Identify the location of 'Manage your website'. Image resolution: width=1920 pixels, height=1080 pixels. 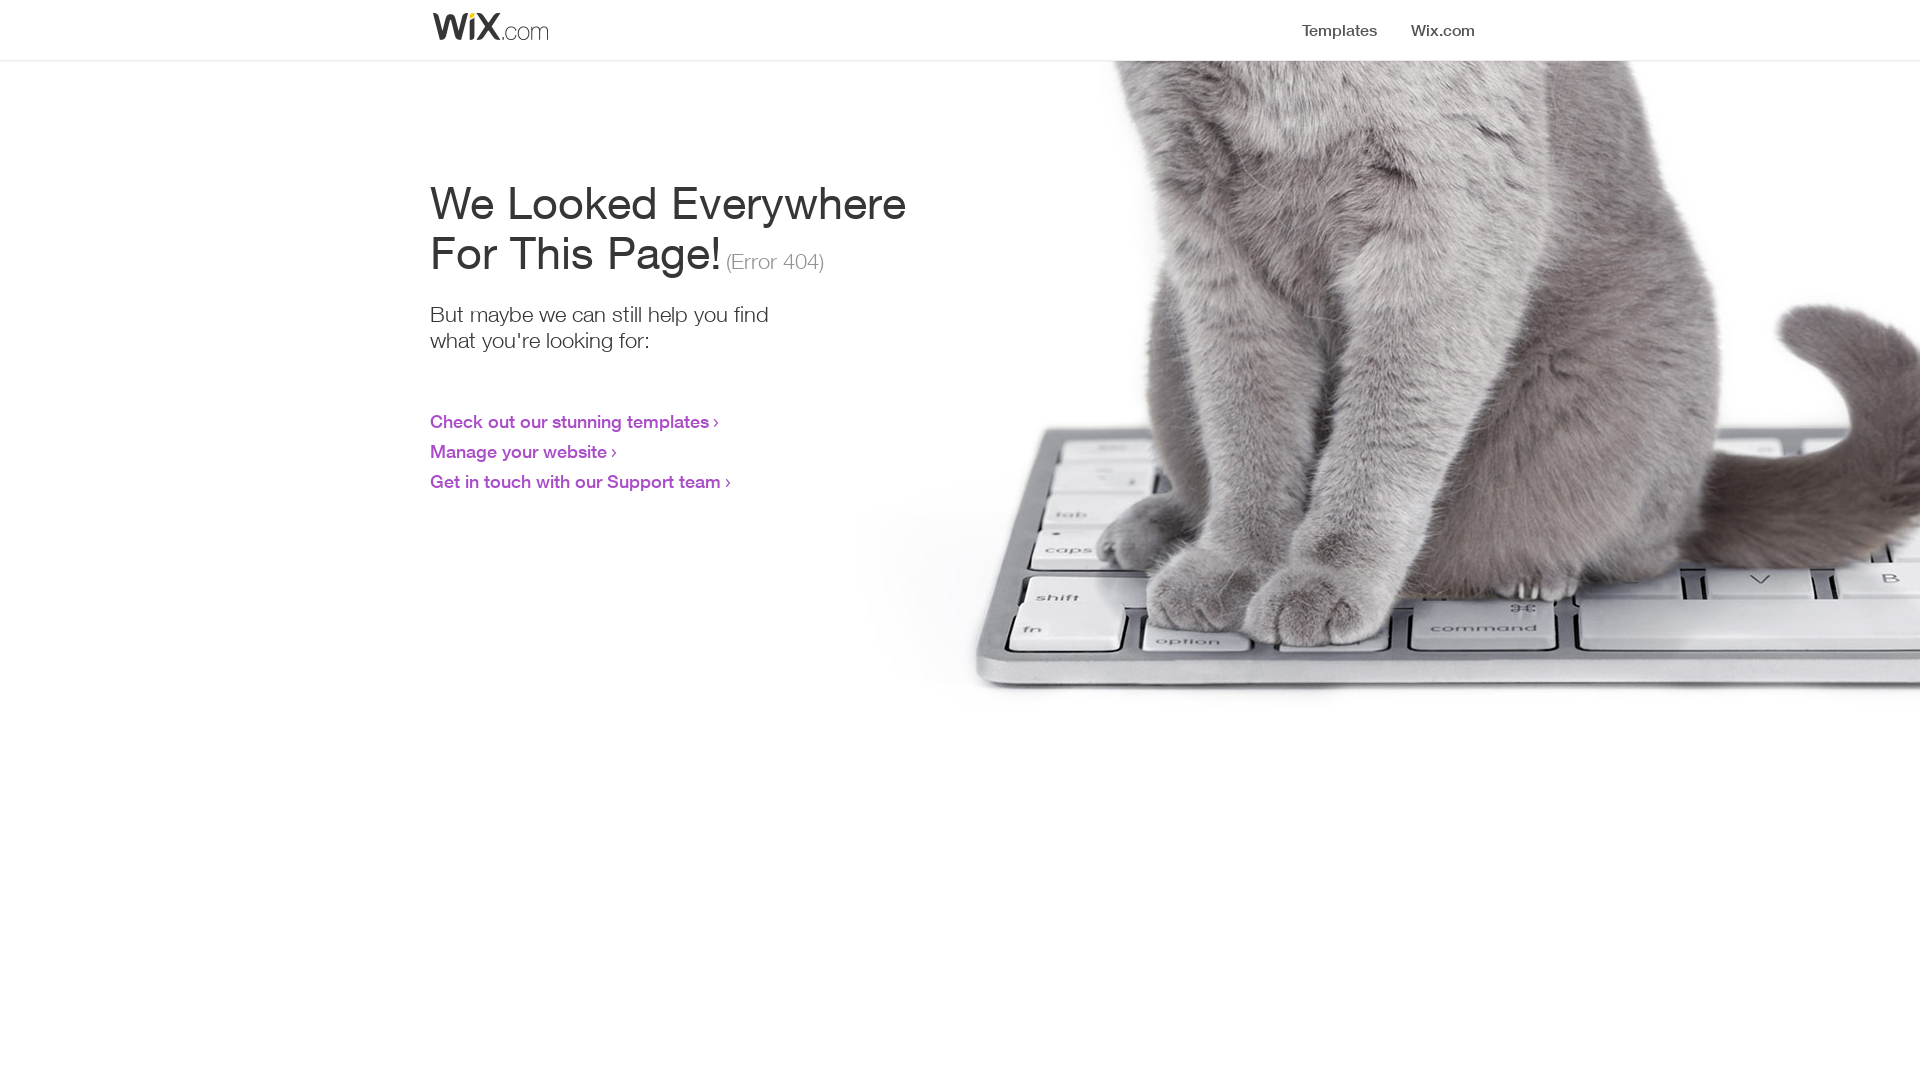
(518, 451).